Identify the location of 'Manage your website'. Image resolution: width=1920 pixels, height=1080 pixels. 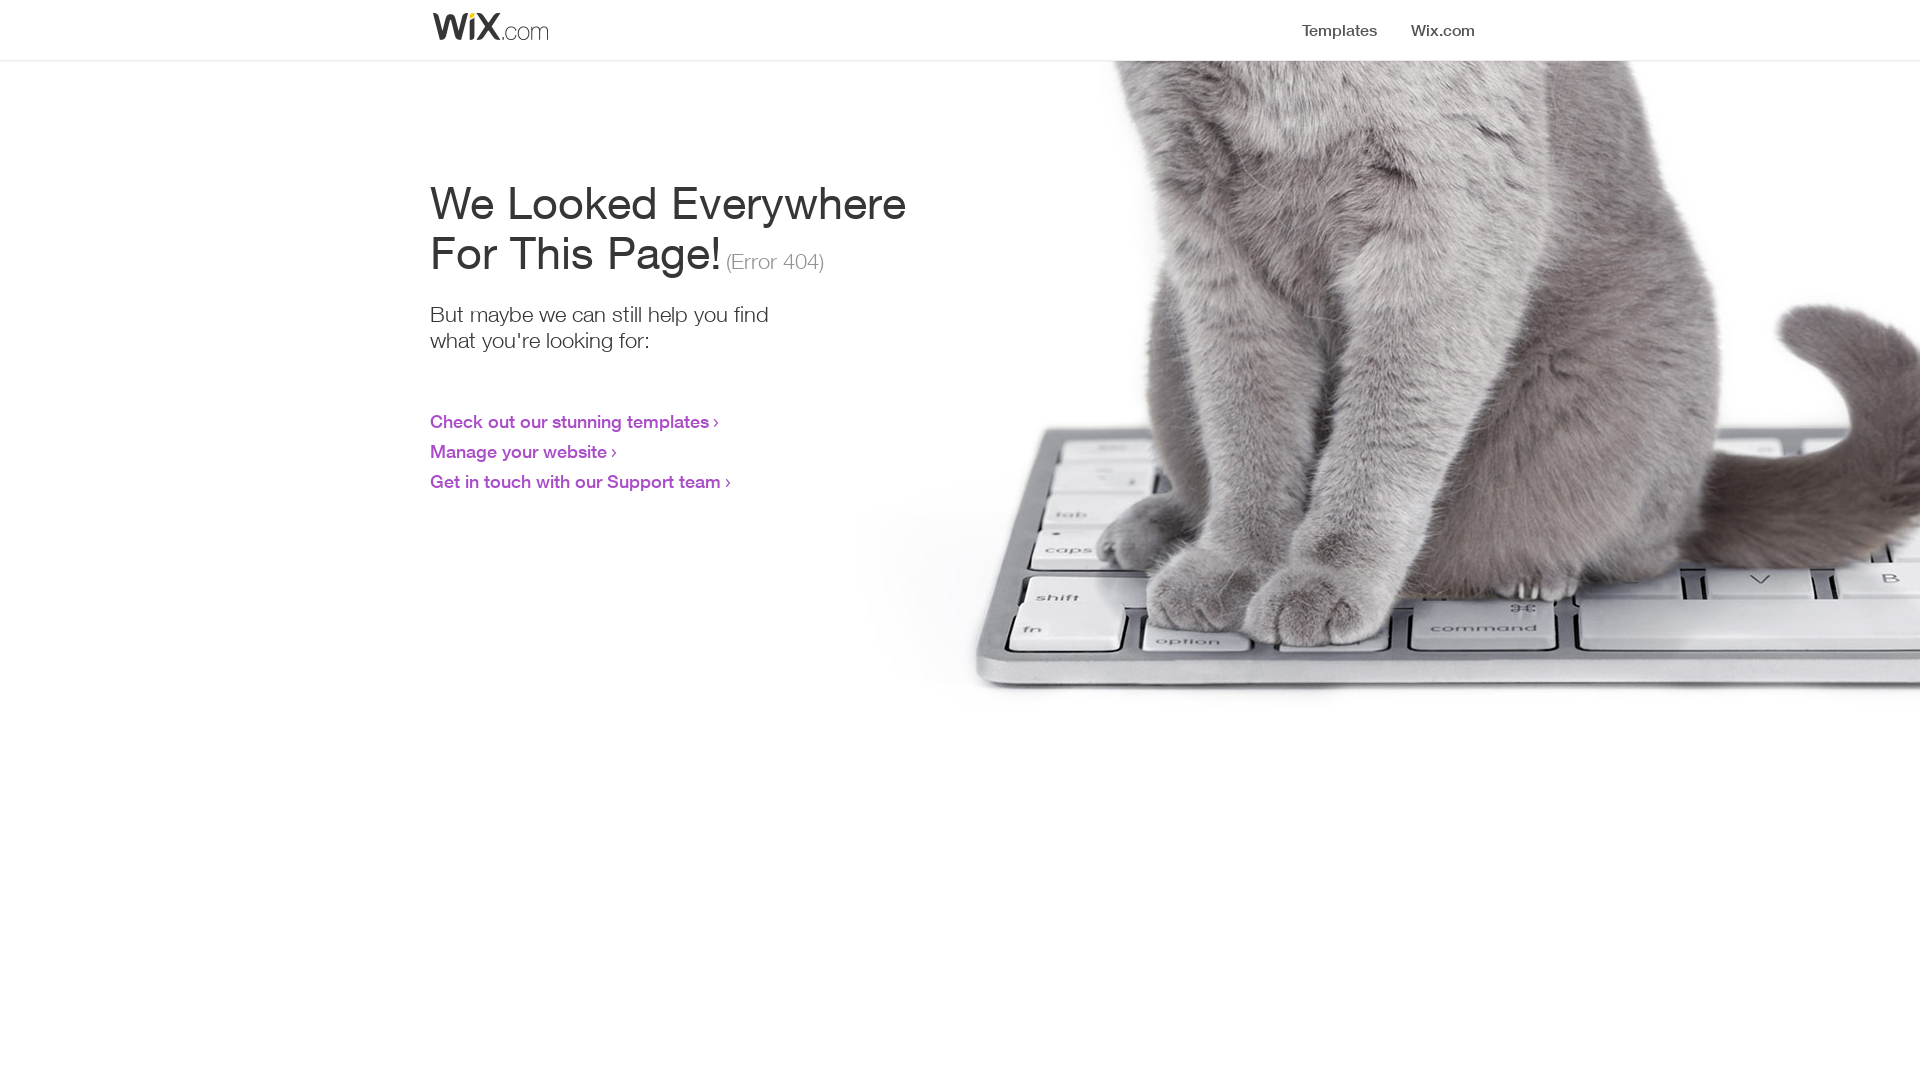
(518, 451).